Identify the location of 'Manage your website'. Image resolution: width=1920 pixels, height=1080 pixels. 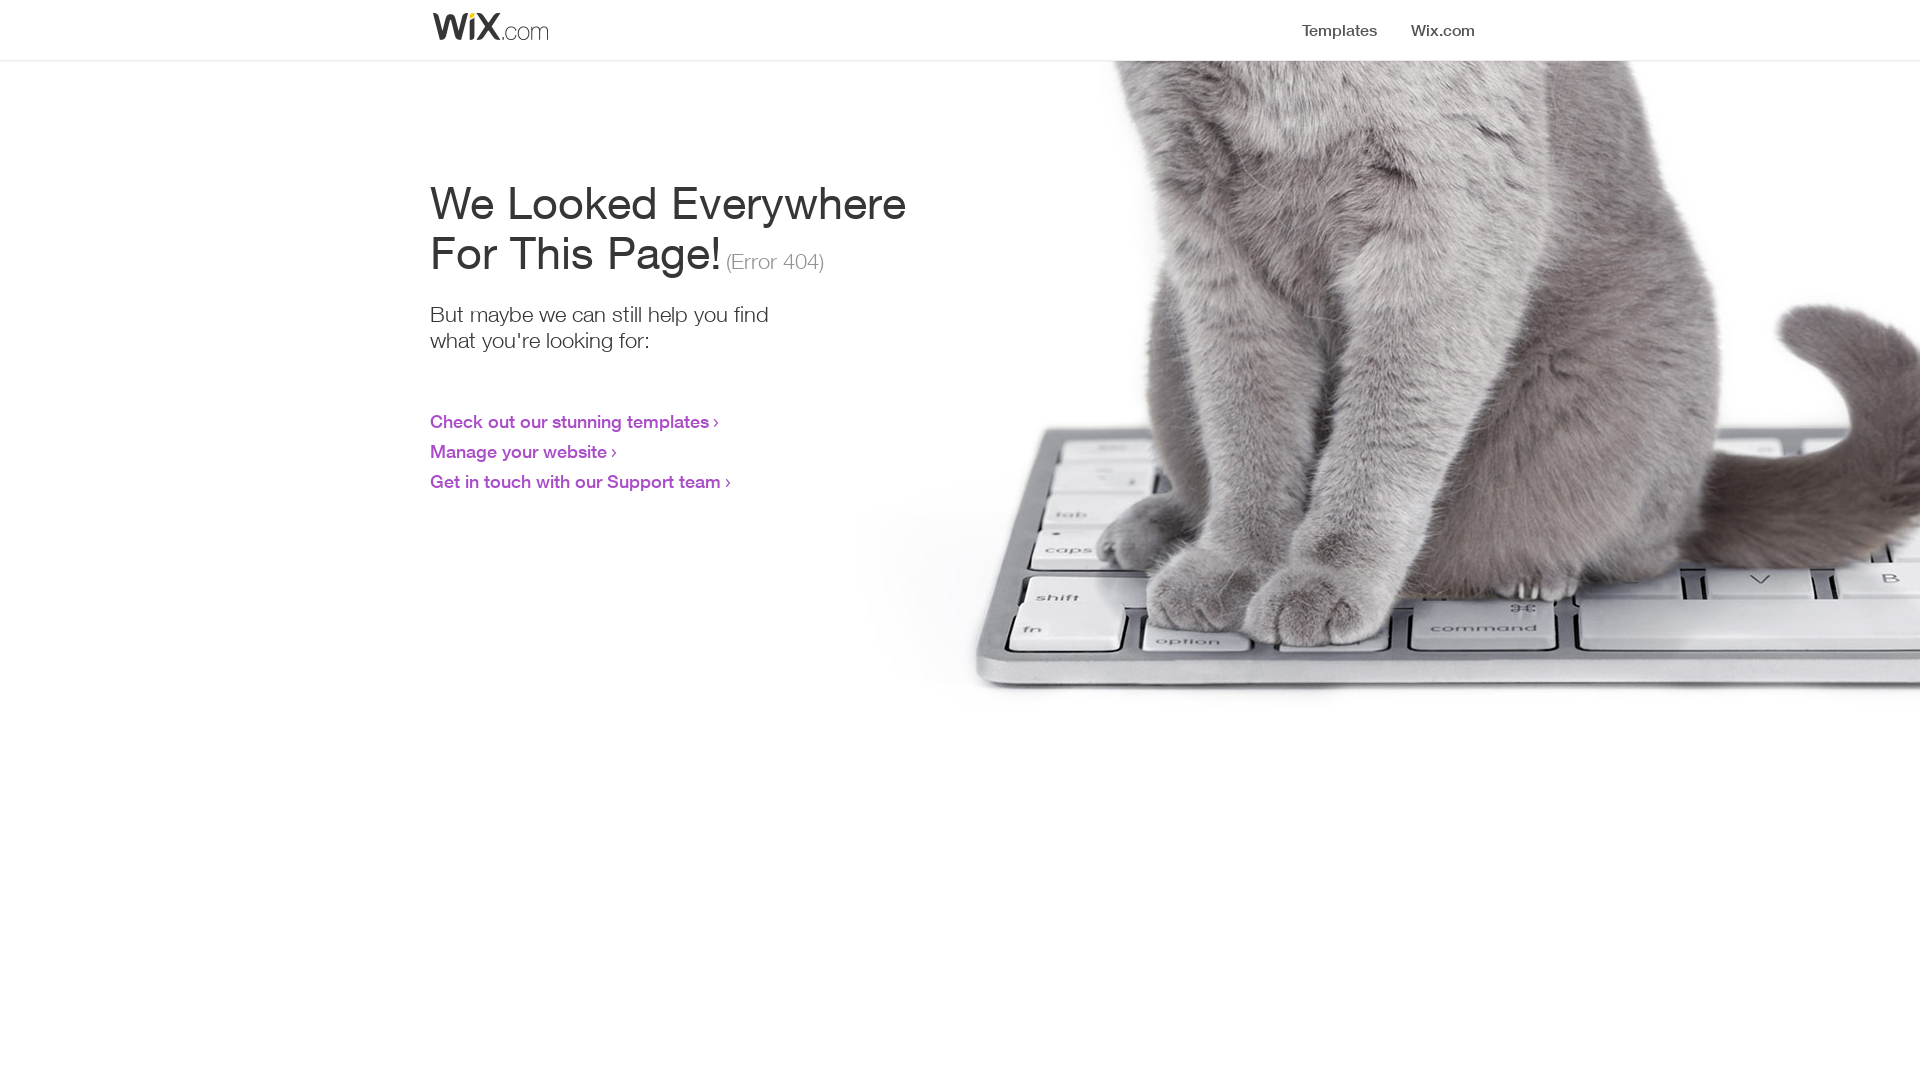
(518, 451).